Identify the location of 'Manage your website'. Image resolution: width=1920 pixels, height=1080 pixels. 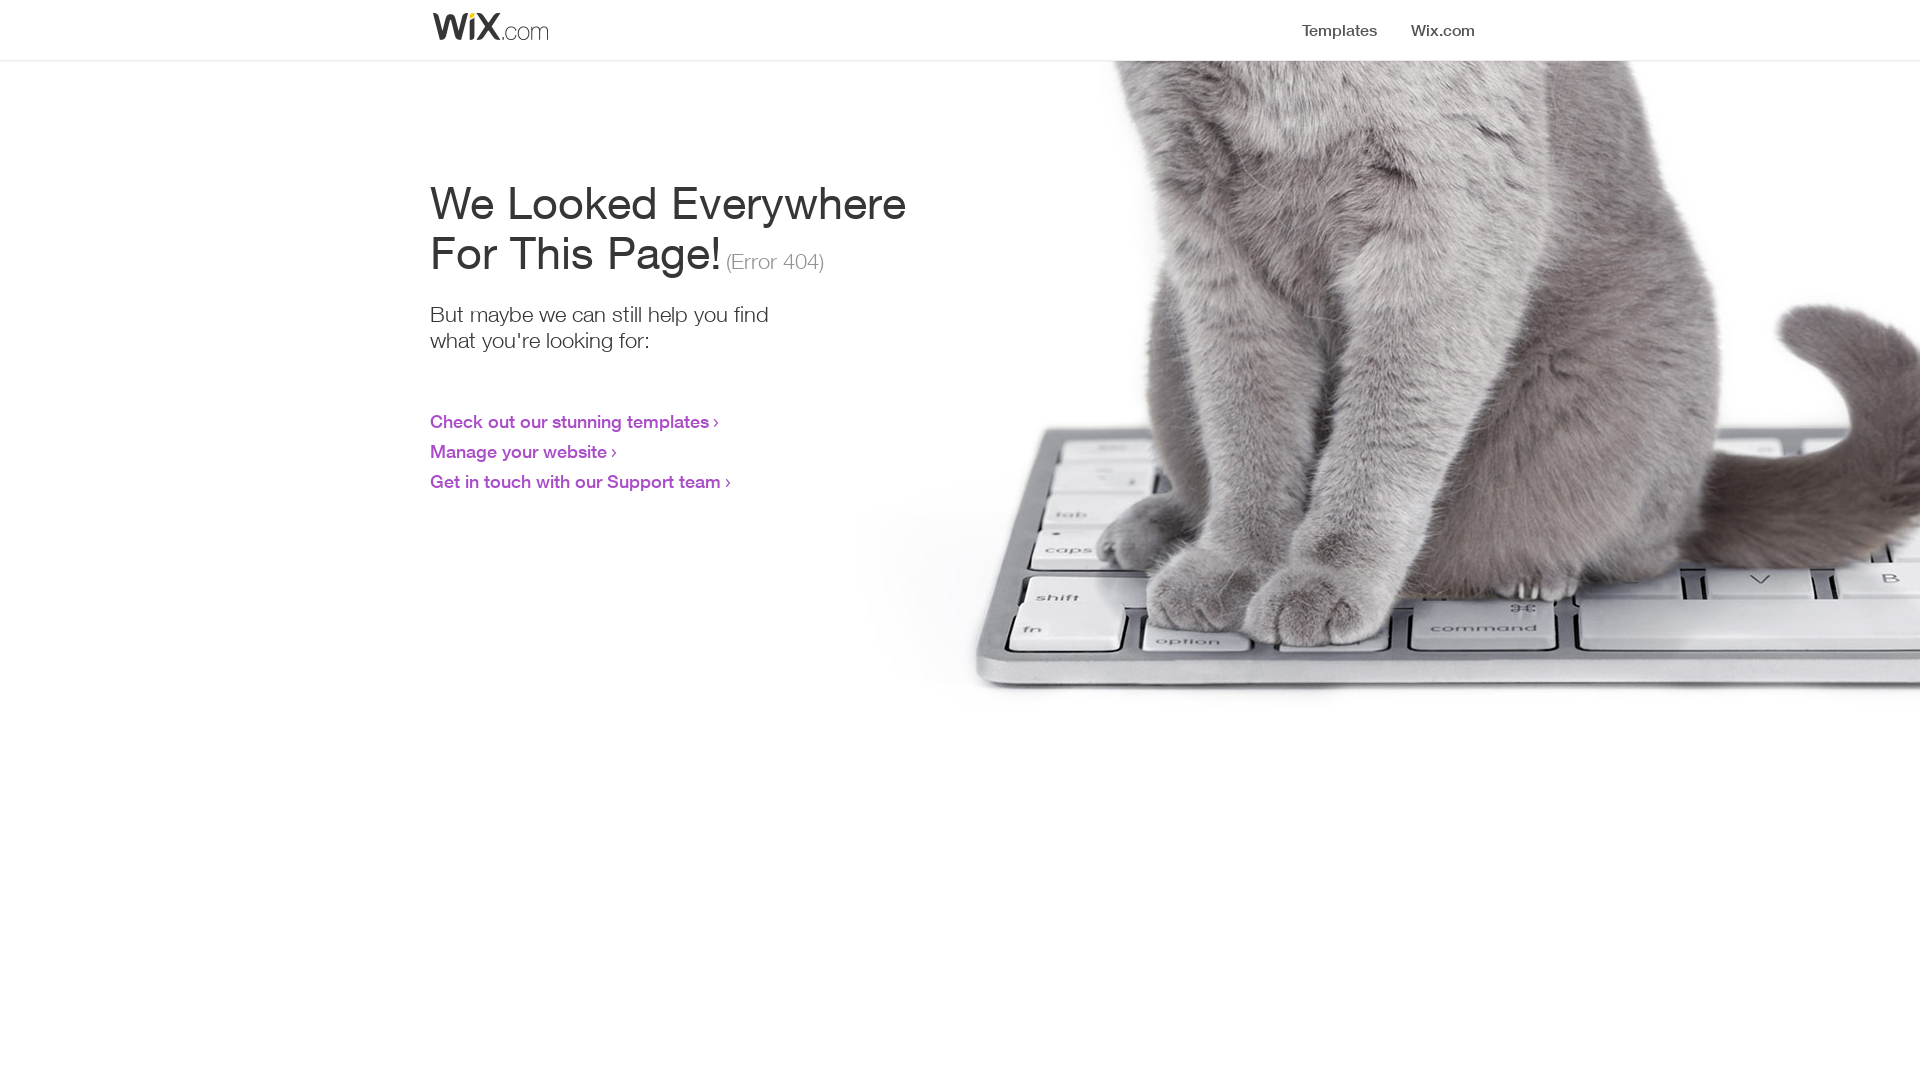
(518, 451).